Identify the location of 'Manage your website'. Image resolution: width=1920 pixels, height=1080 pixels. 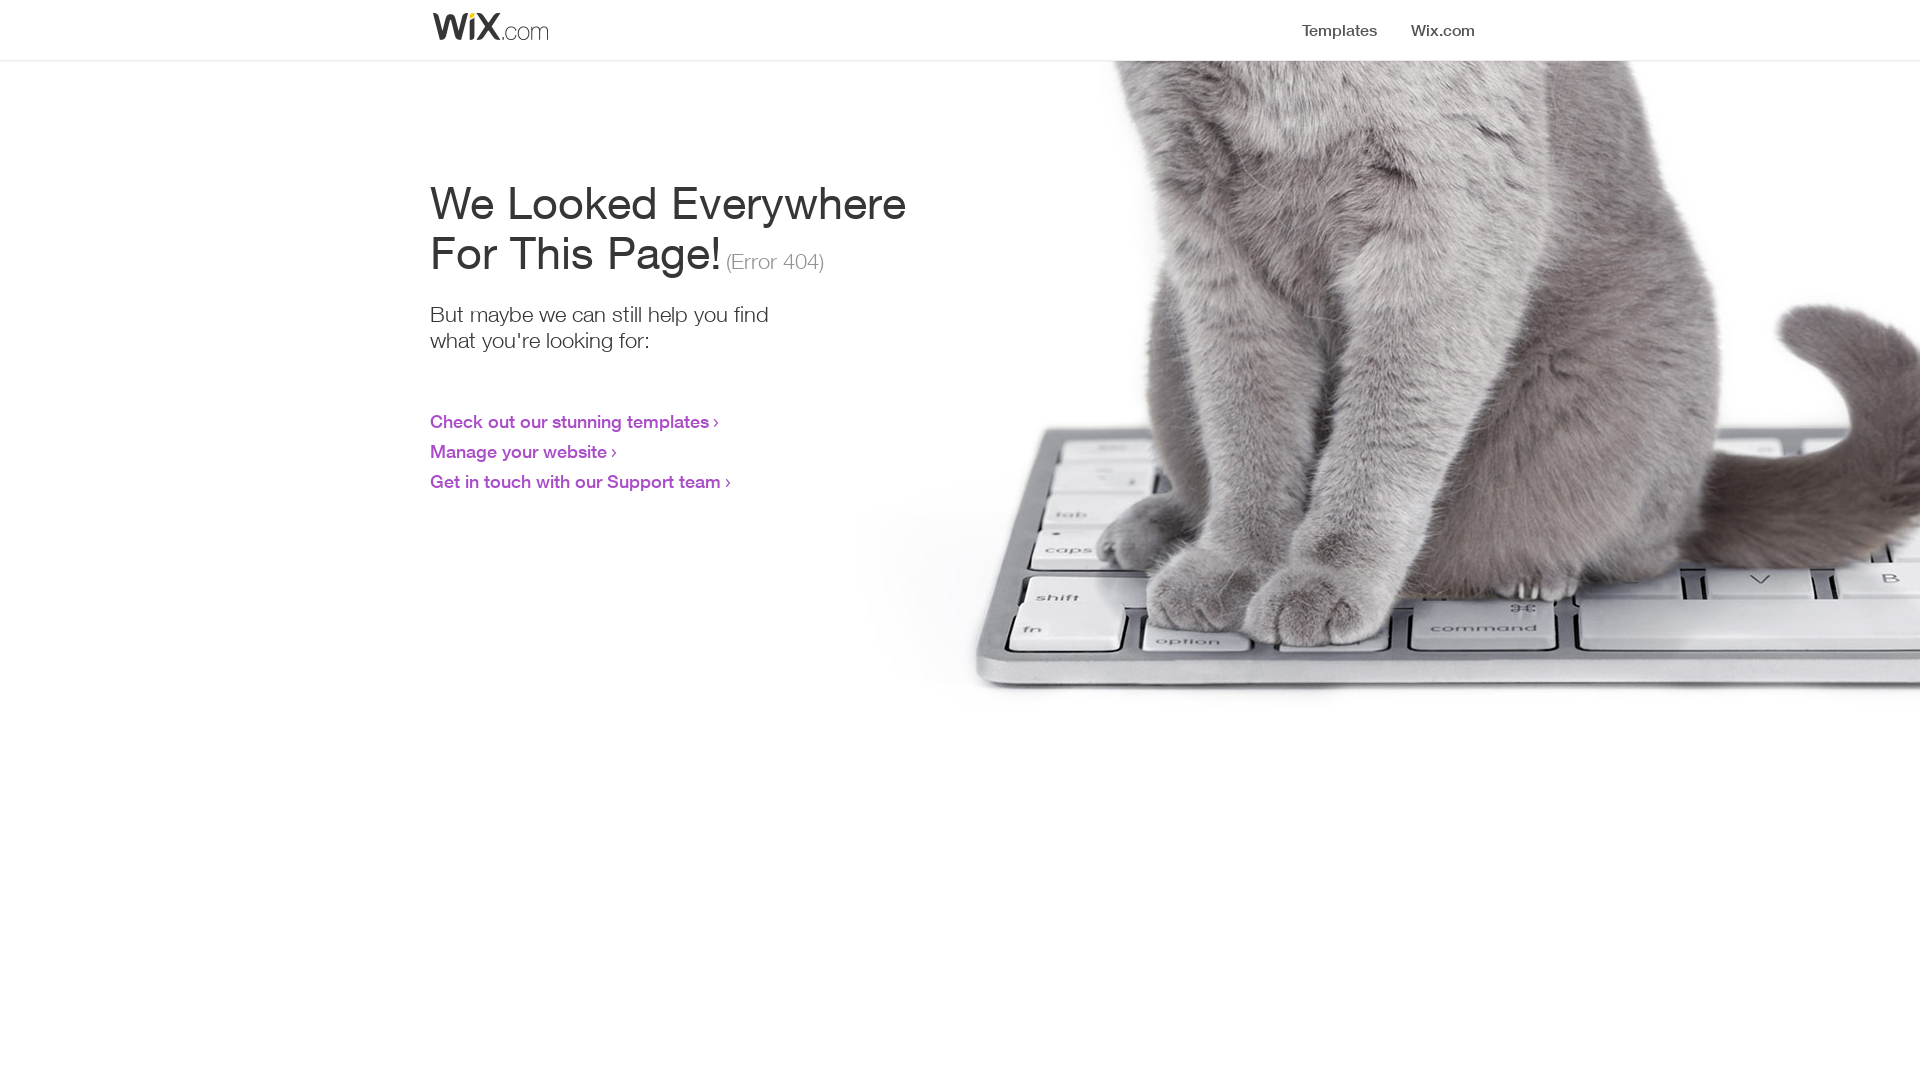
(518, 451).